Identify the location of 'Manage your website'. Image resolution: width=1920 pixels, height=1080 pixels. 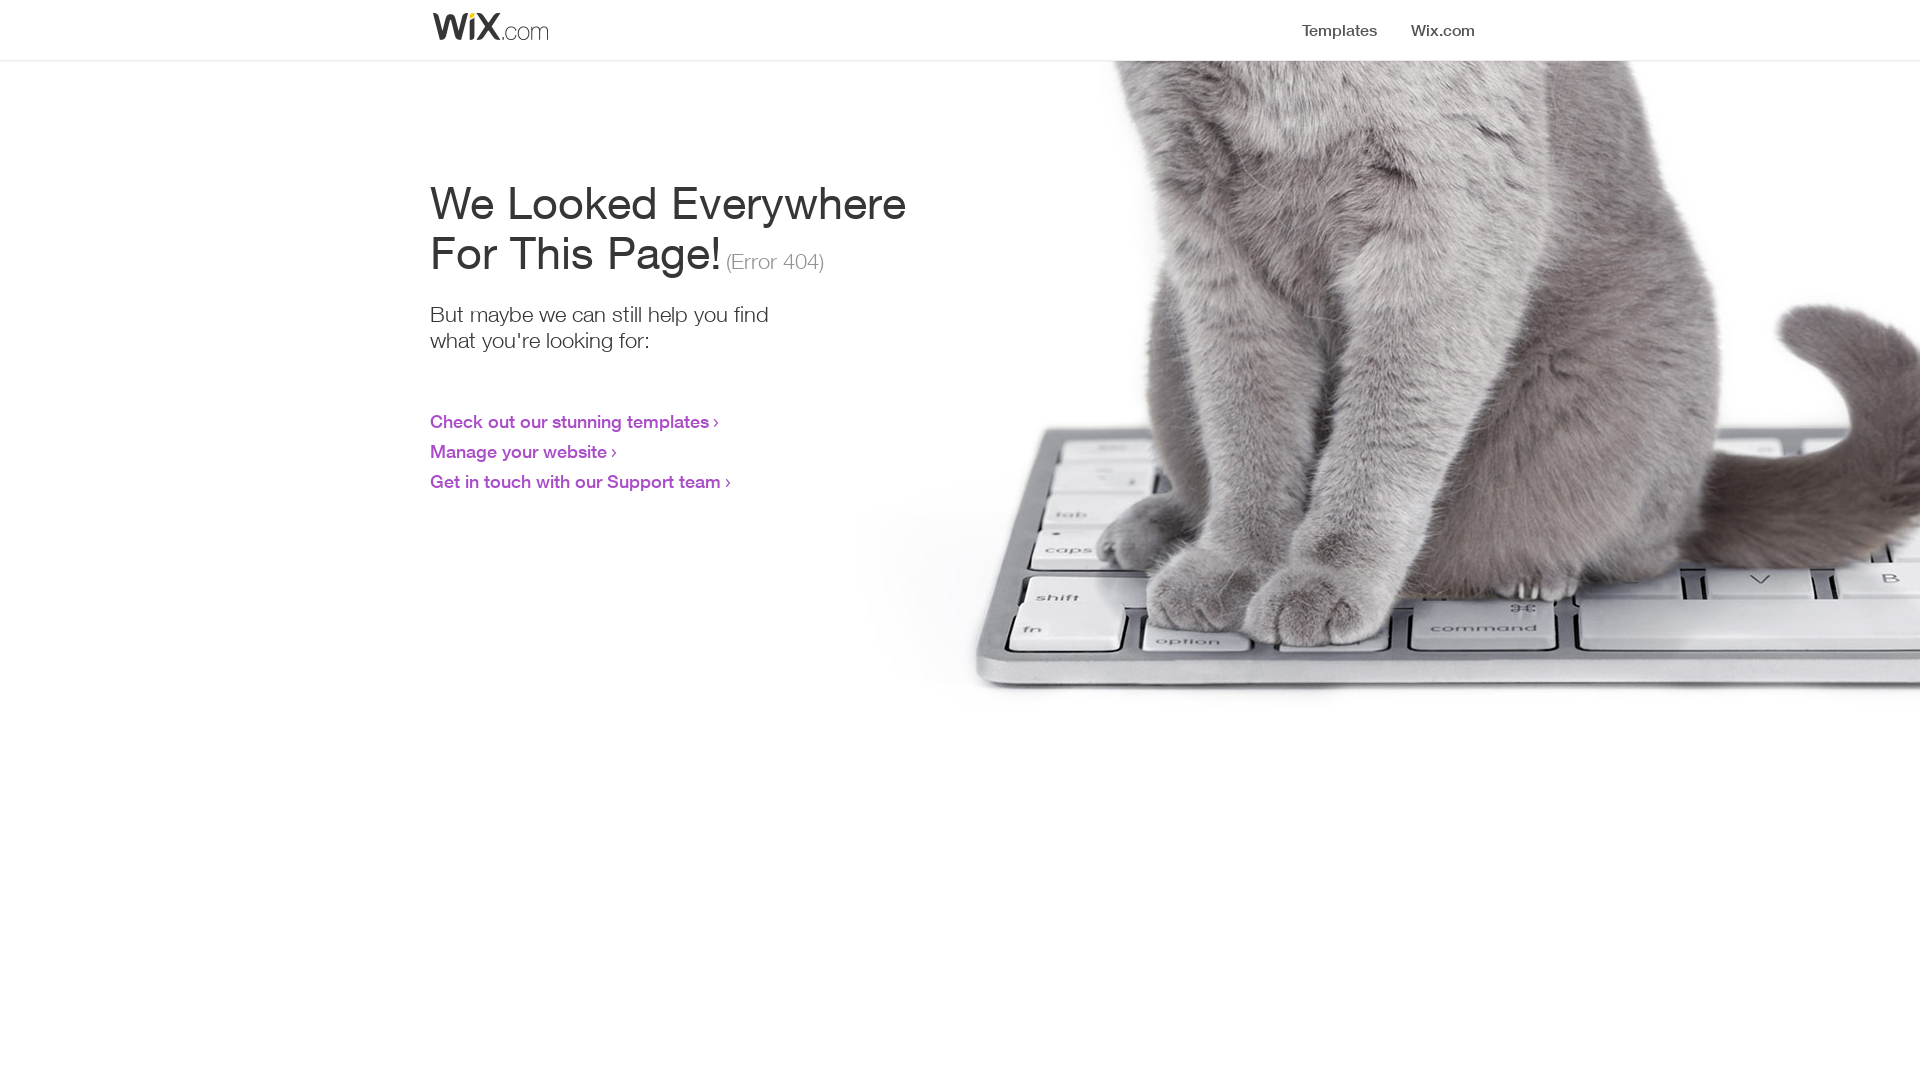
(518, 451).